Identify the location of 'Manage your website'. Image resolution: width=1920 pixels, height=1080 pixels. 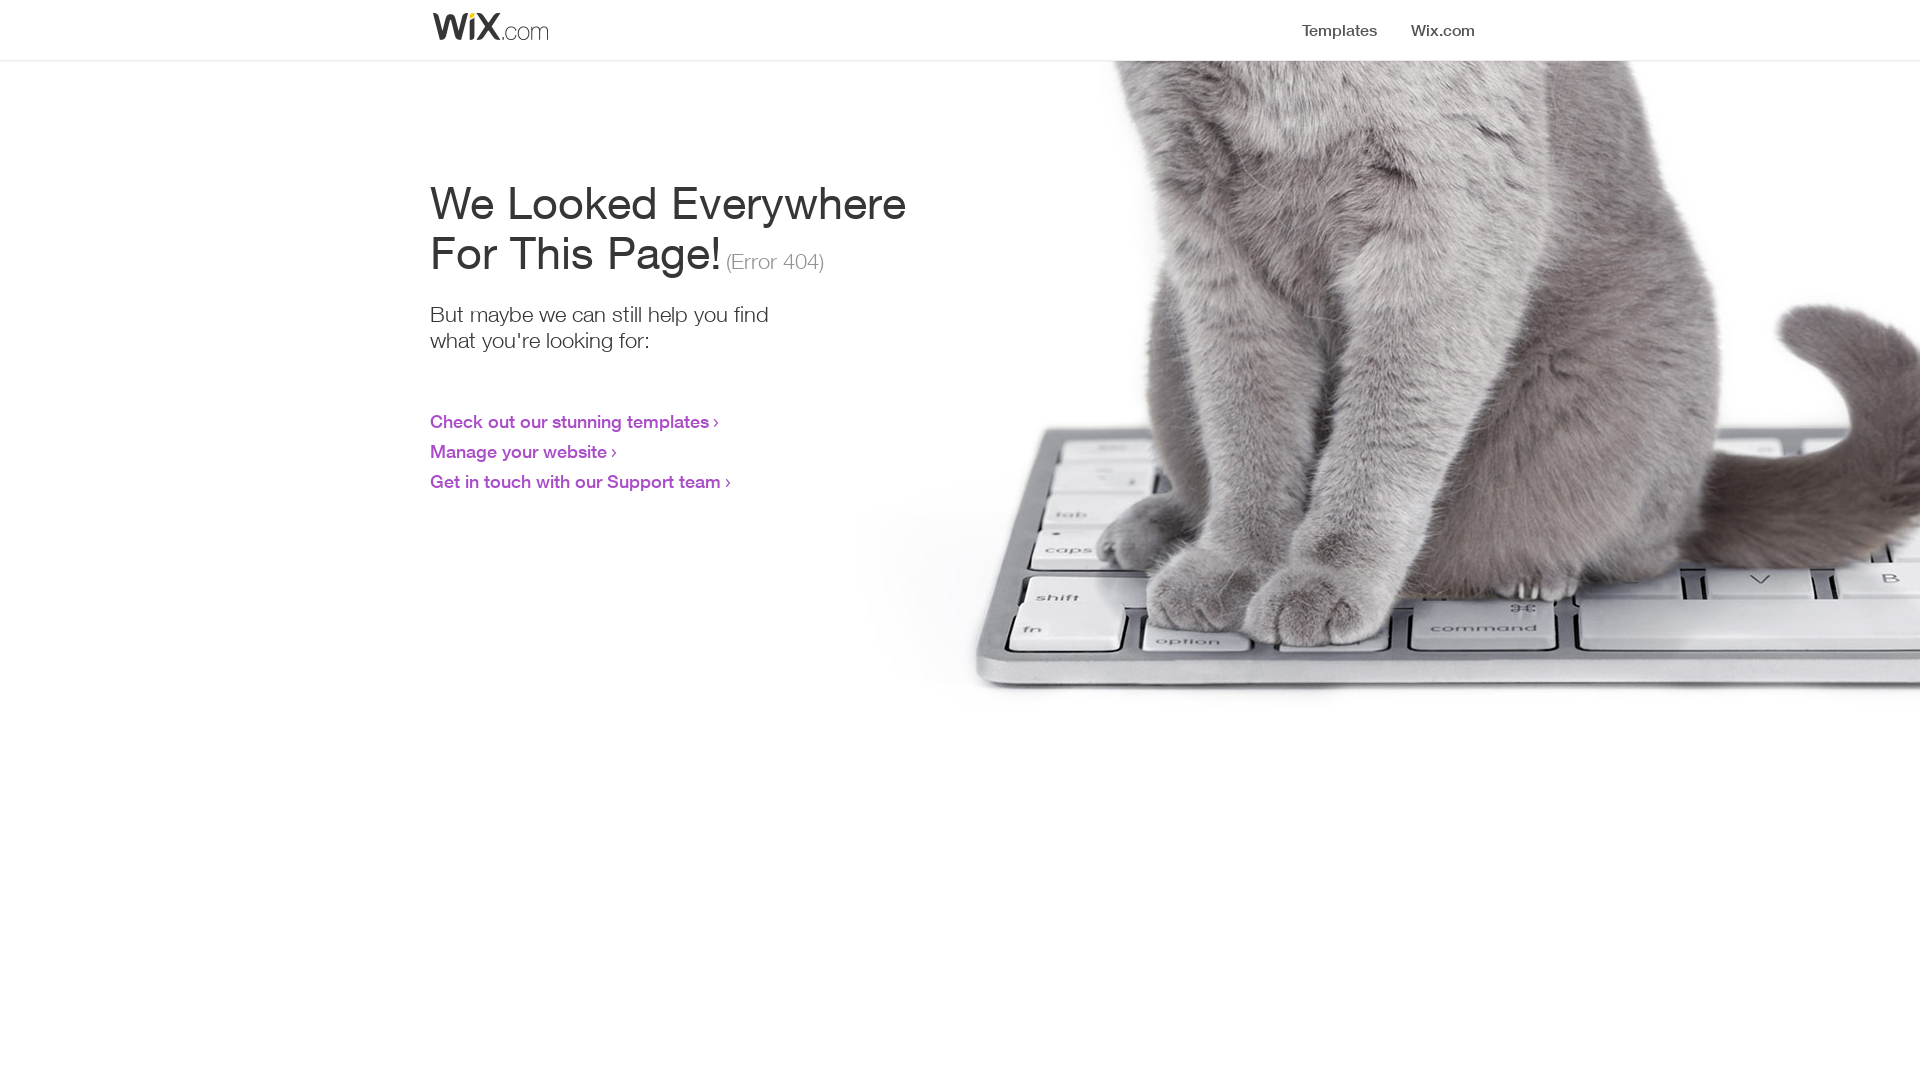
(518, 451).